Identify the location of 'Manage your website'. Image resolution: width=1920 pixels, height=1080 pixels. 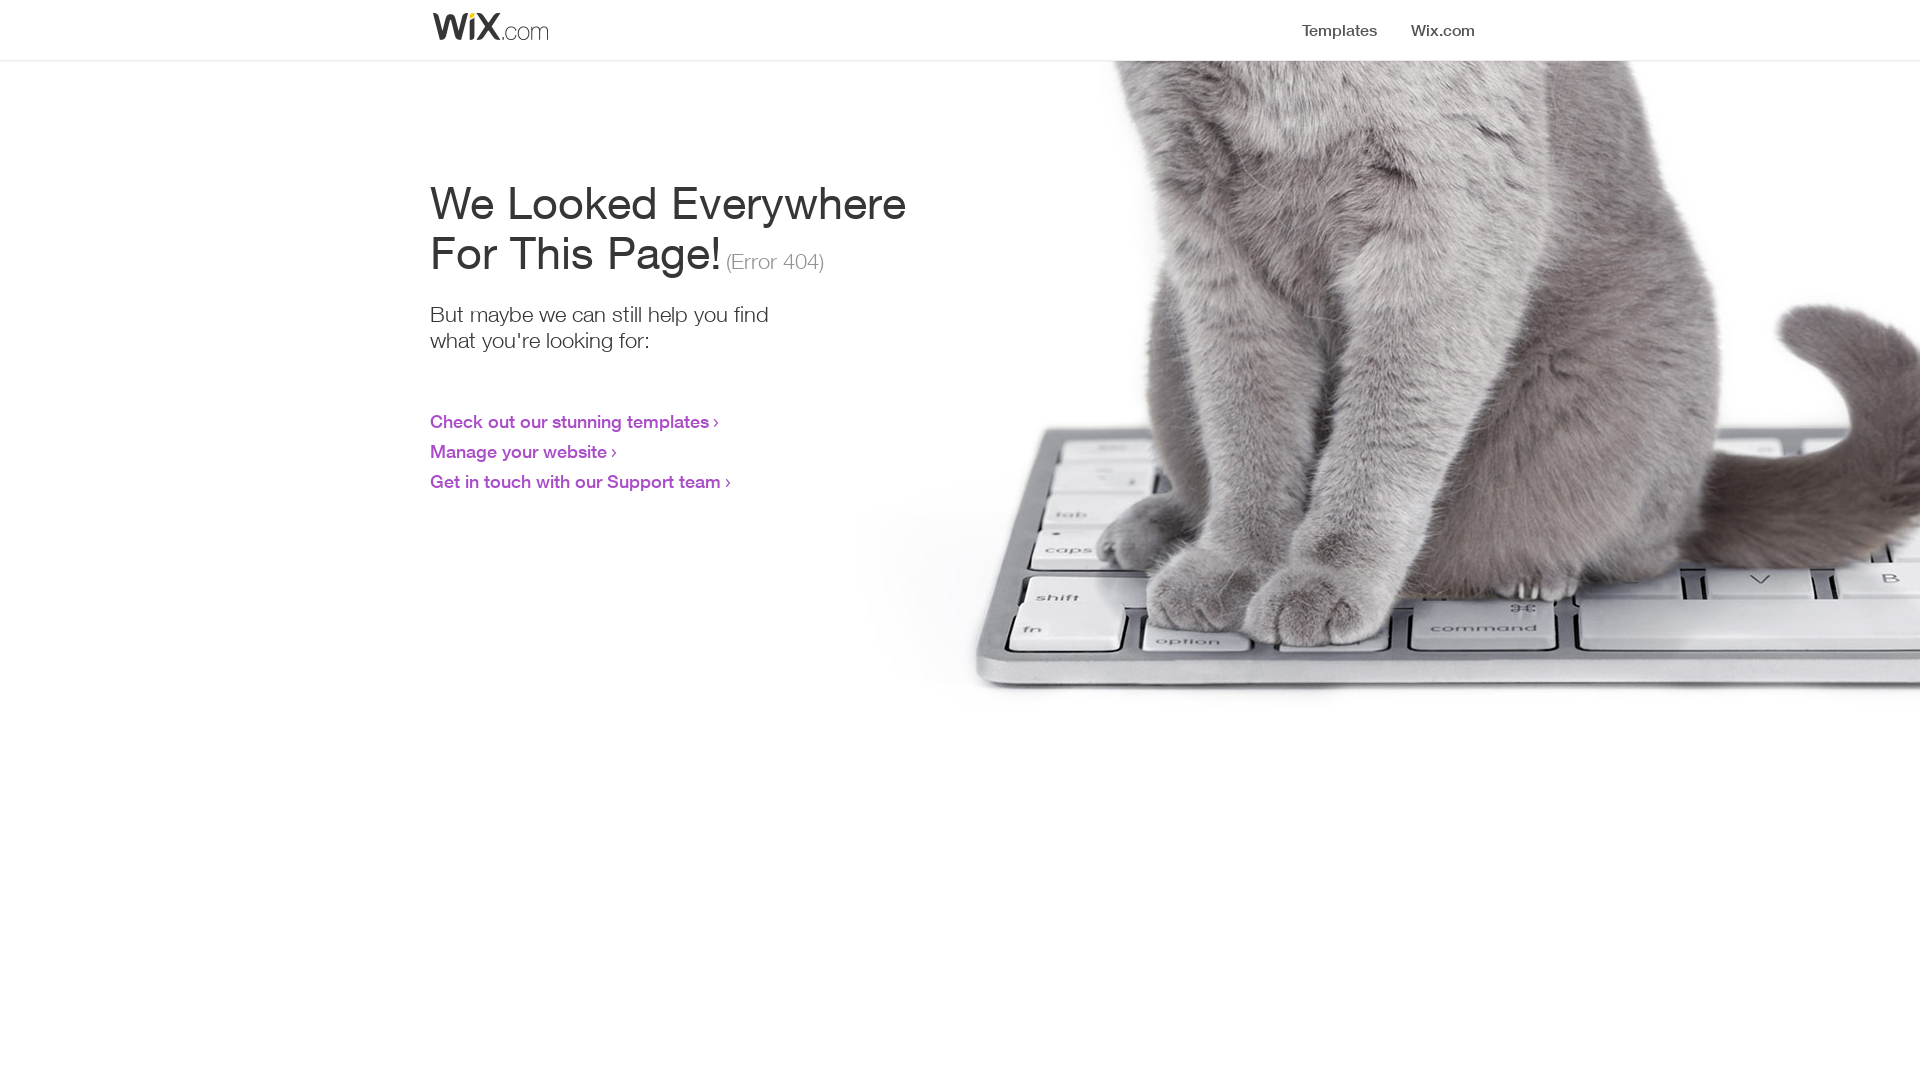
(518, 451).